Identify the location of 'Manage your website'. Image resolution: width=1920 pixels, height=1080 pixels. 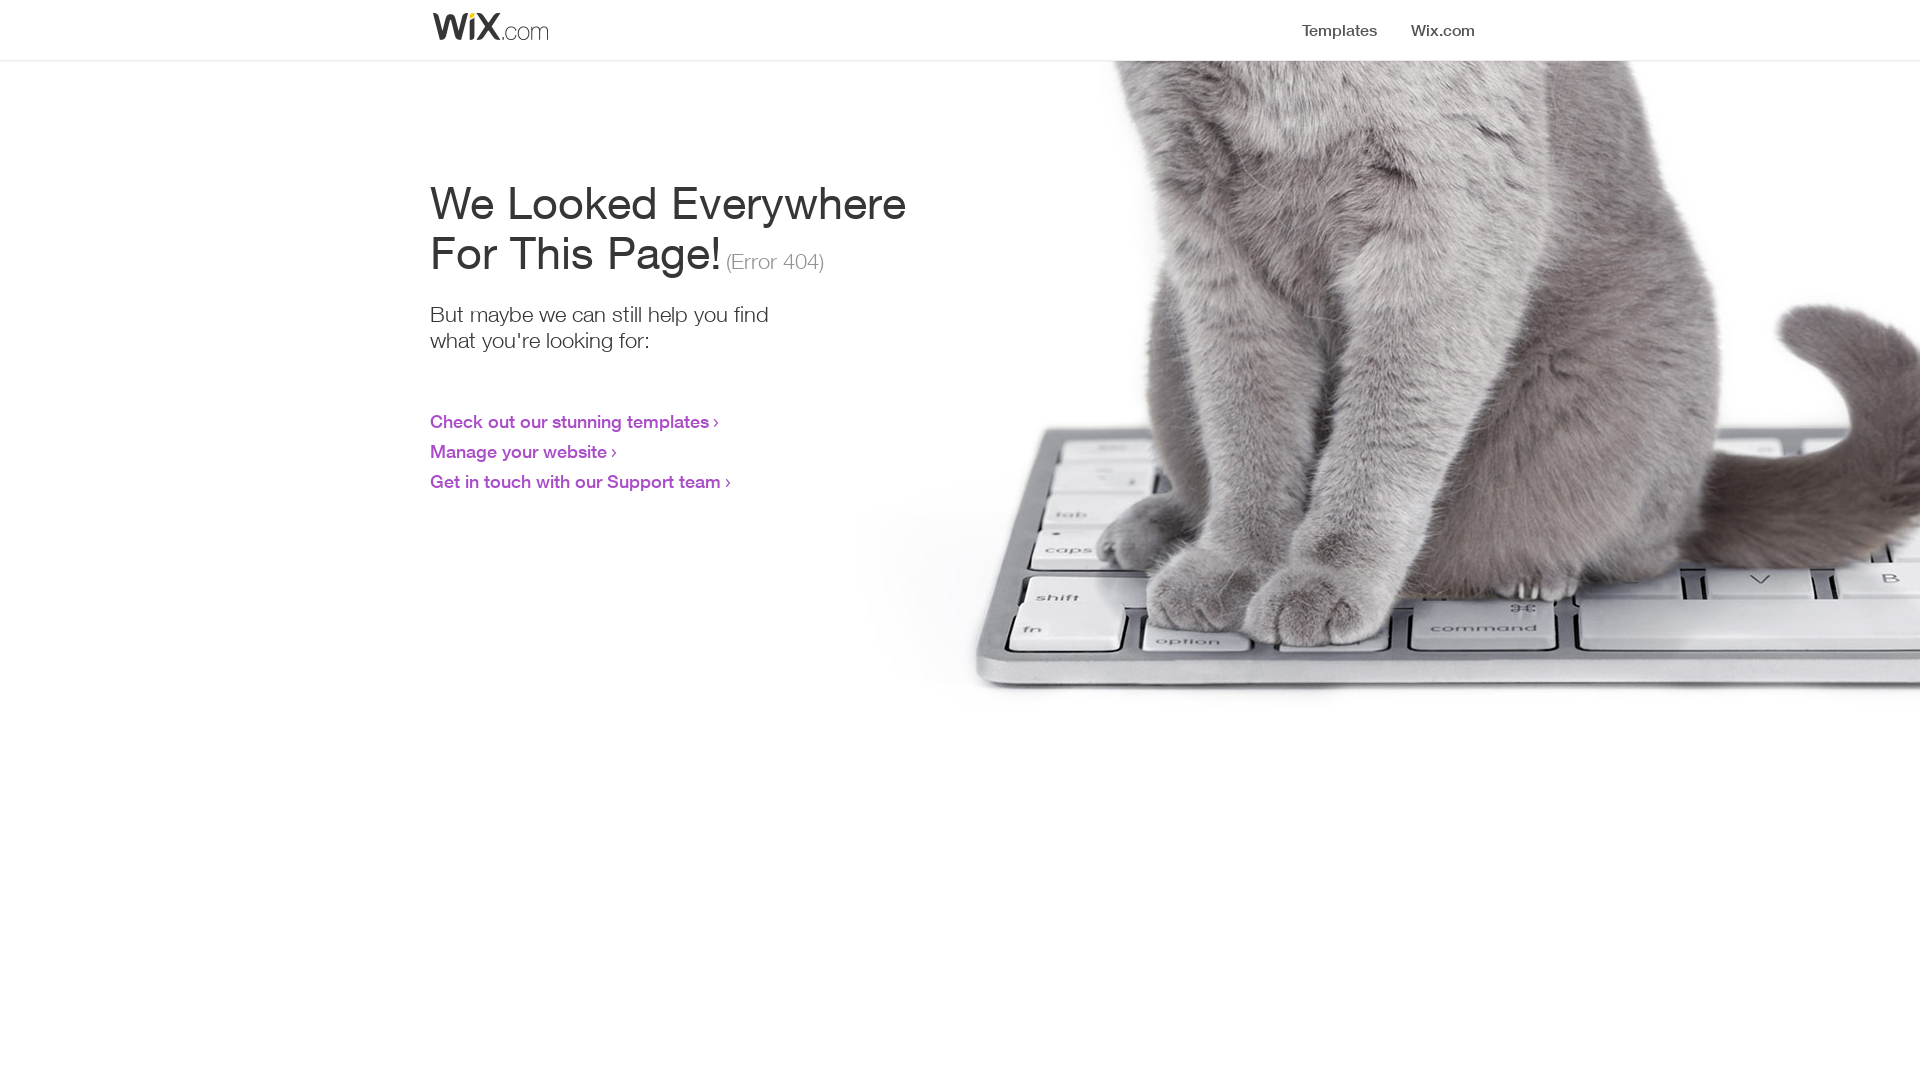
(518, 451).